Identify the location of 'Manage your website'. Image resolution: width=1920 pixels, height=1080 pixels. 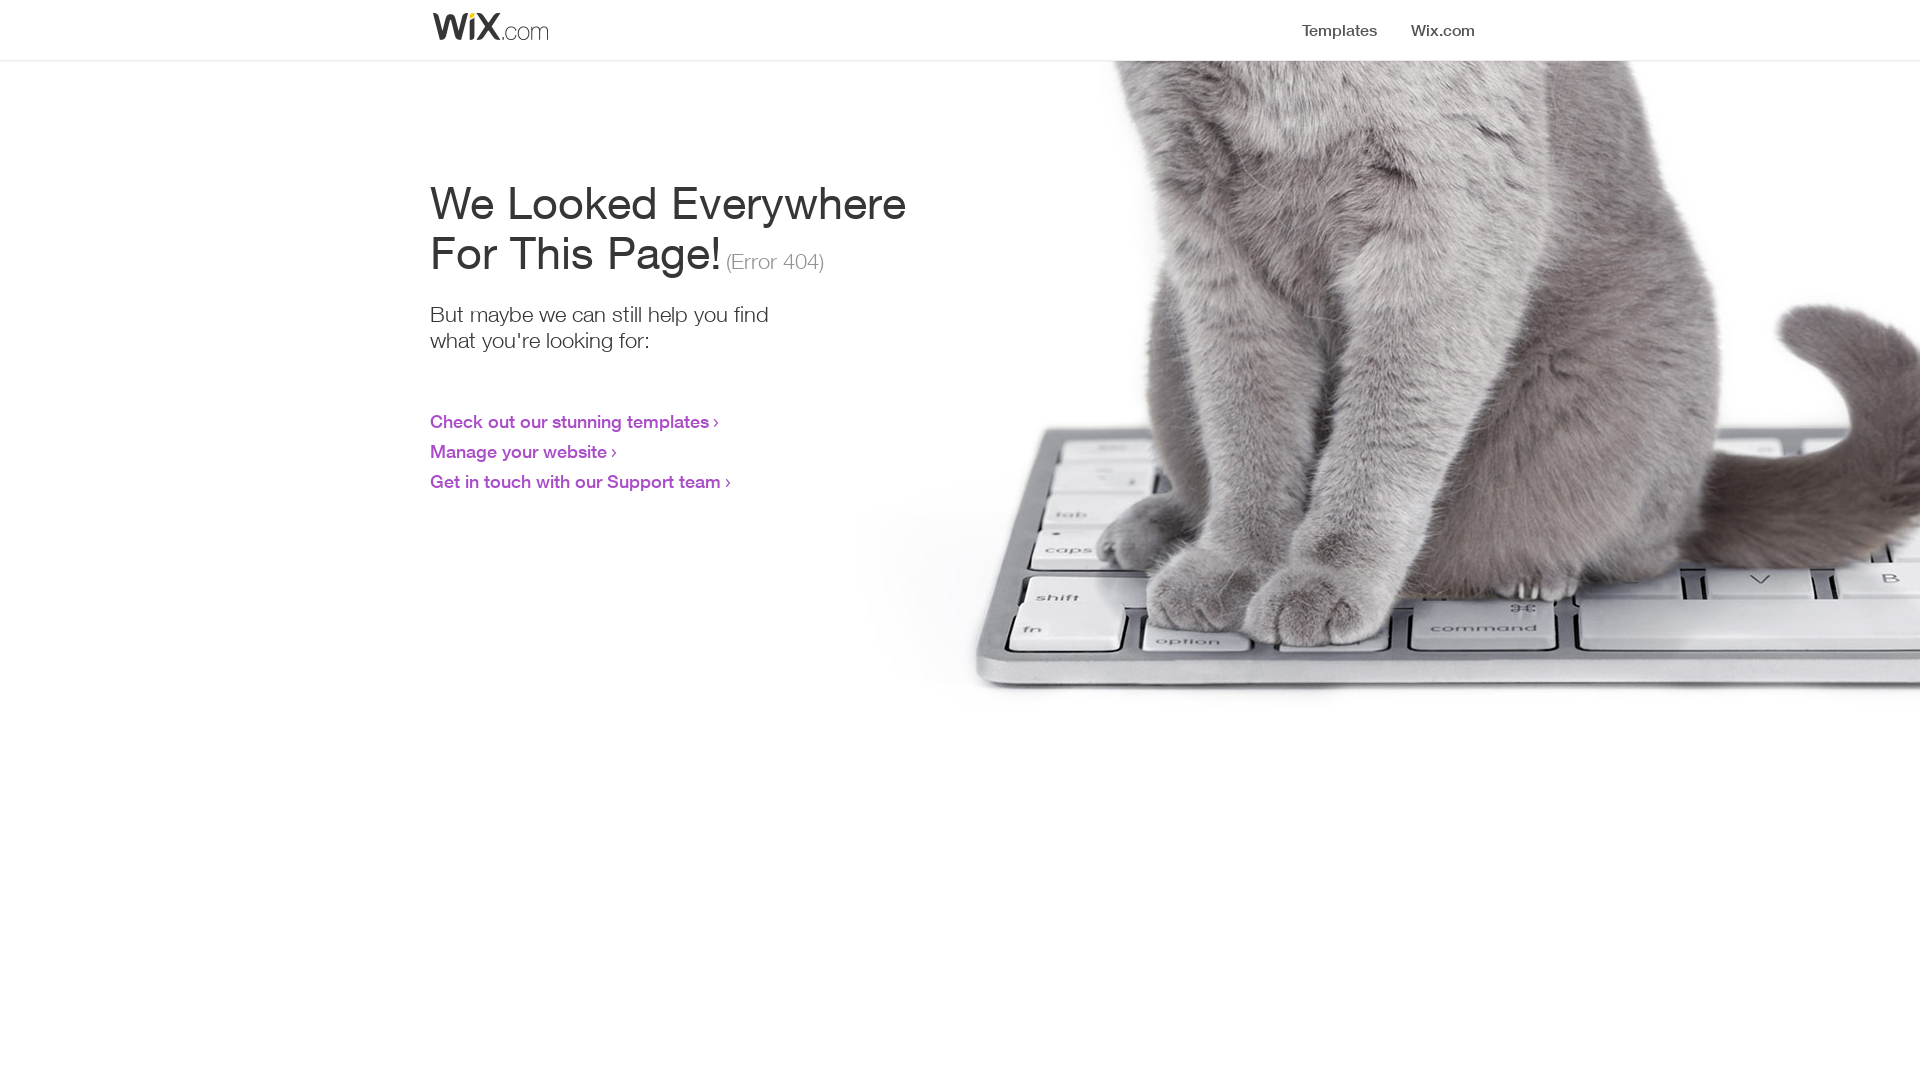
(518, 451).